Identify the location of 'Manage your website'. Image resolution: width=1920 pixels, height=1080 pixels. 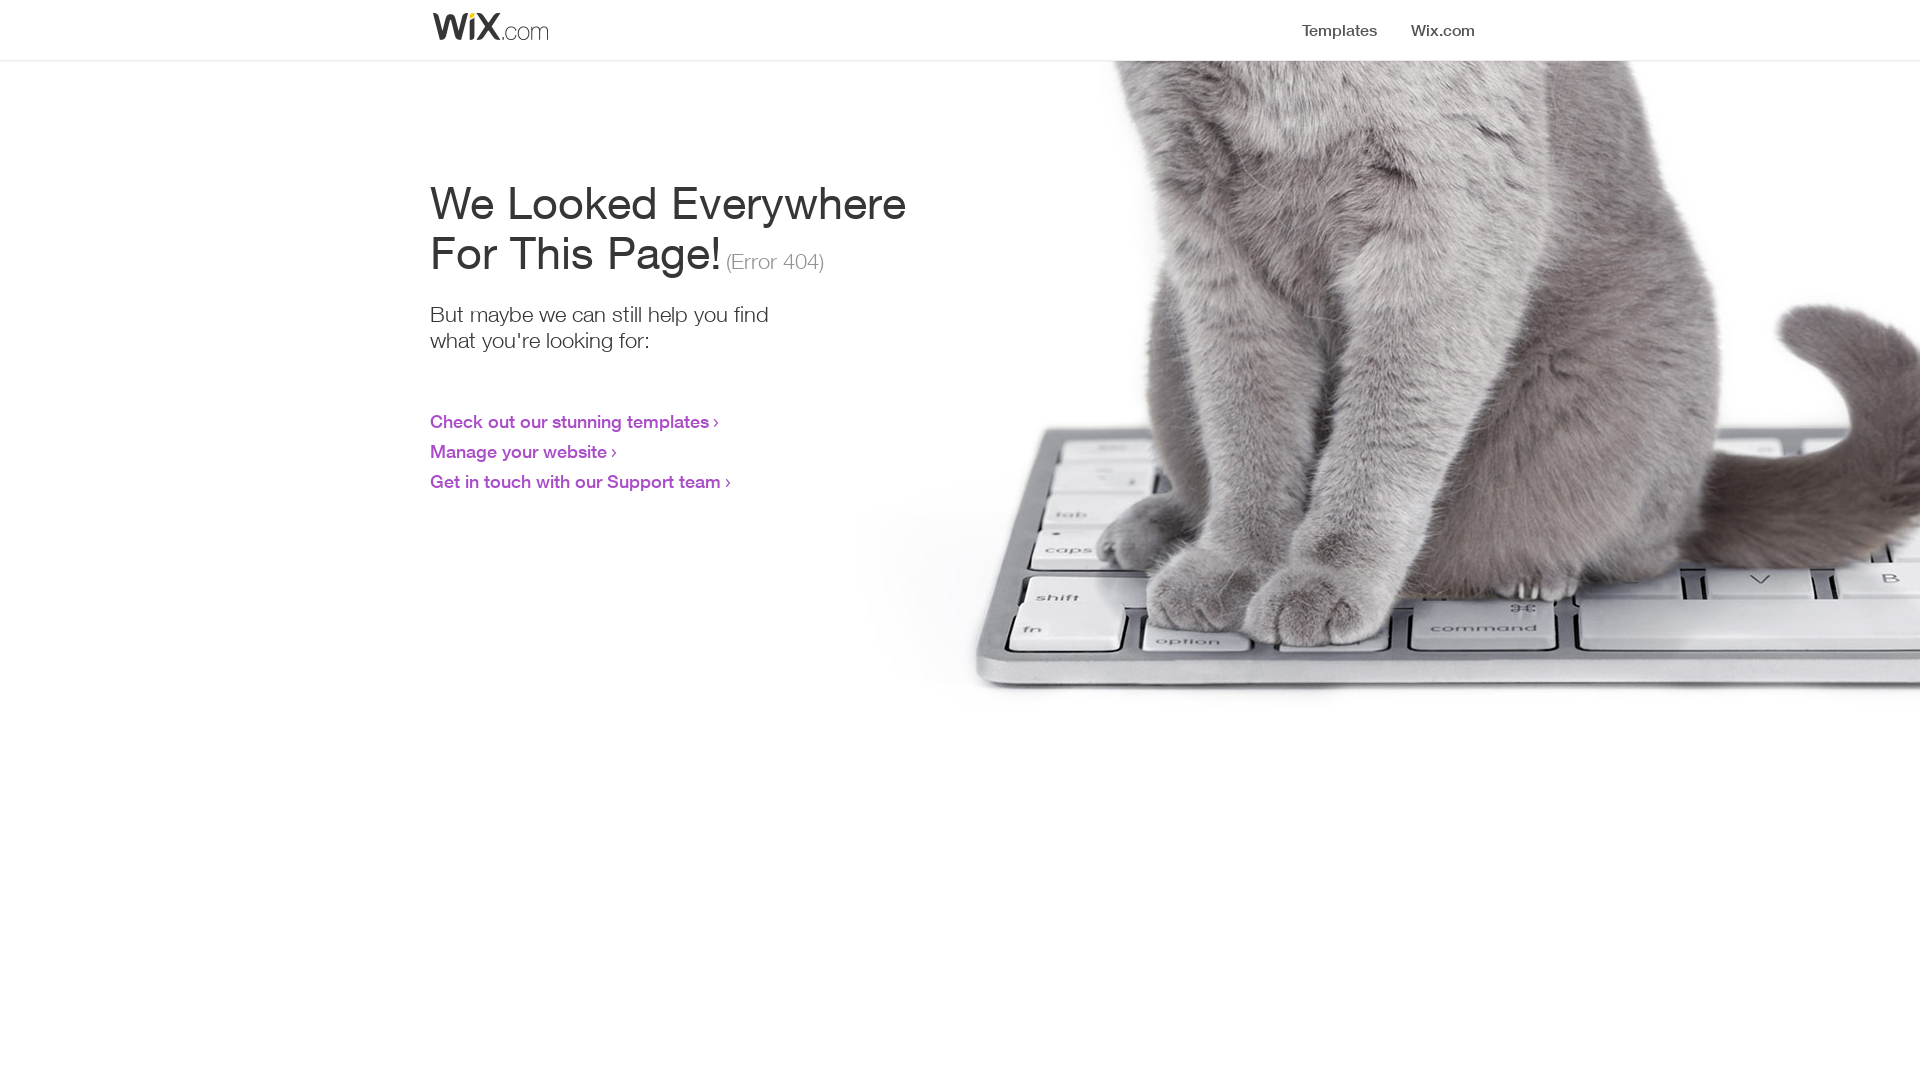
(518, 451).